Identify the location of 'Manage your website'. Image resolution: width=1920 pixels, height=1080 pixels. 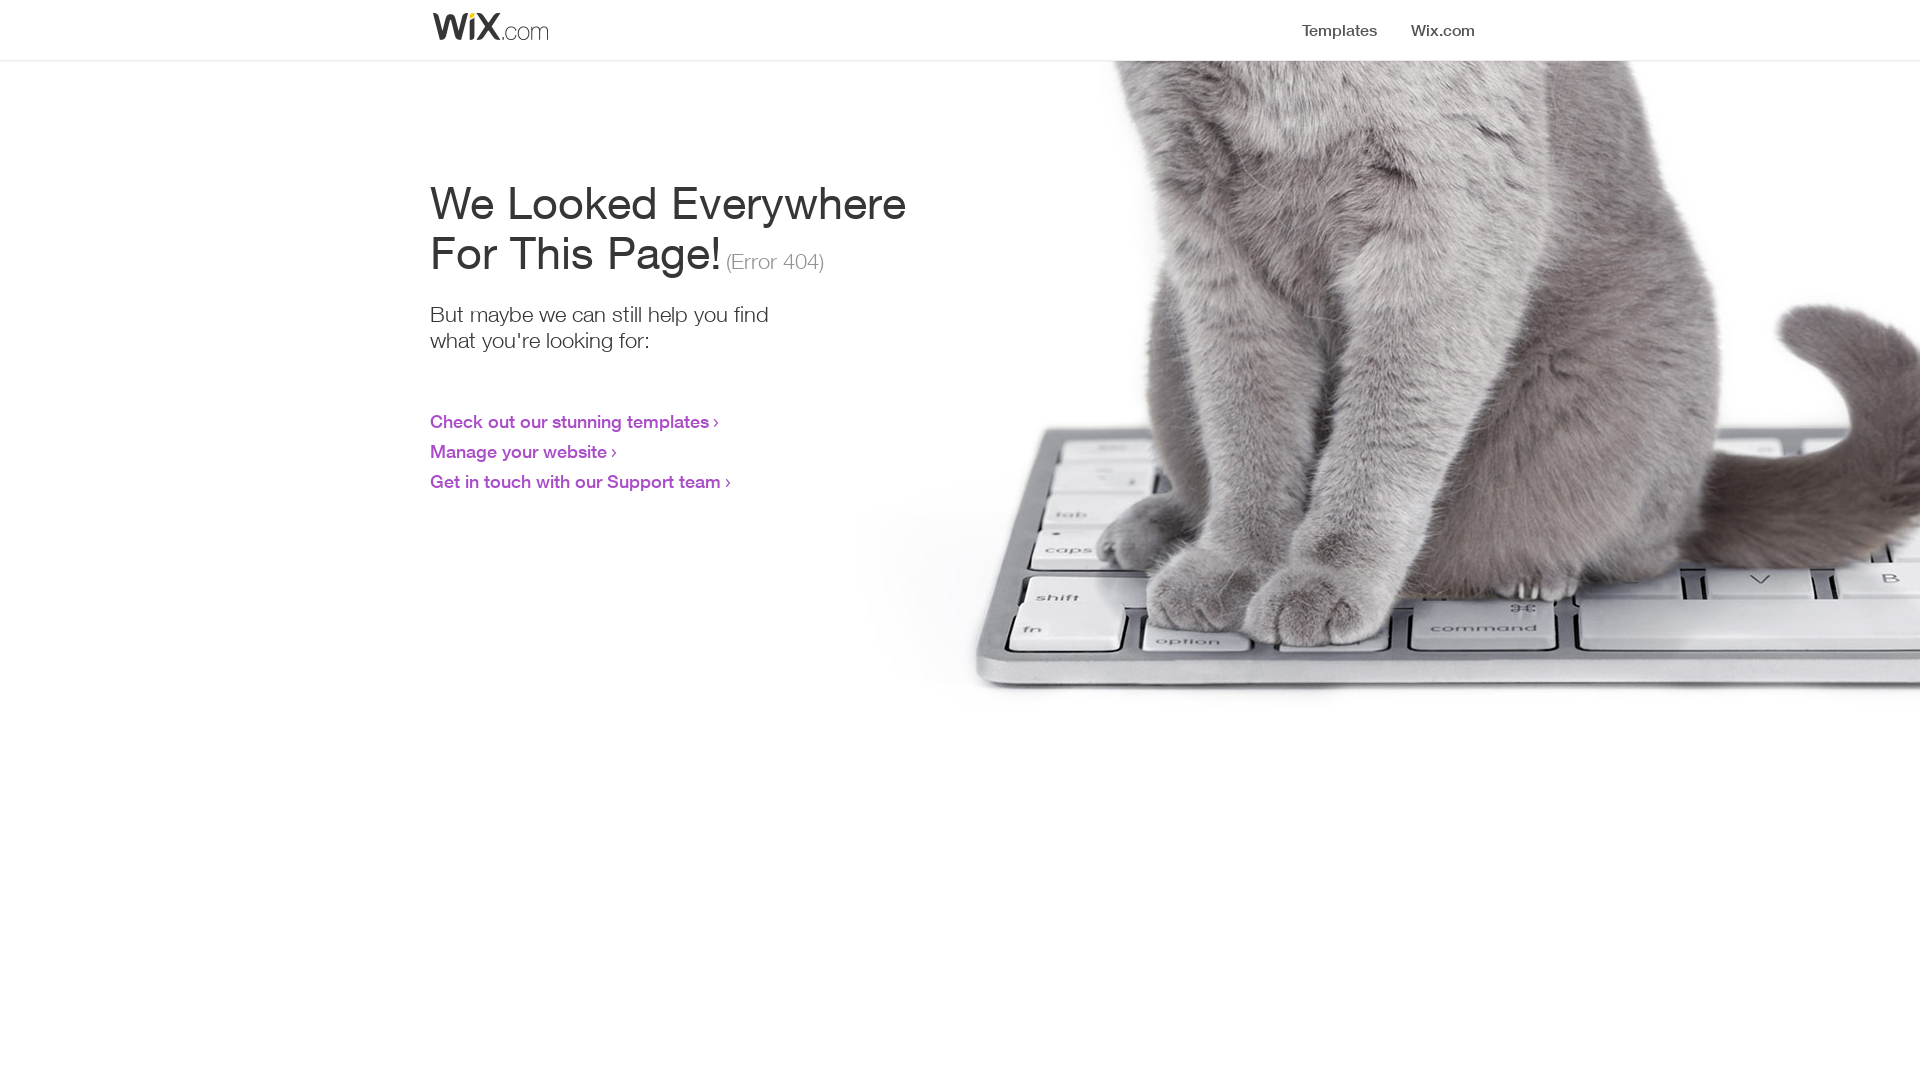
(518, 451).